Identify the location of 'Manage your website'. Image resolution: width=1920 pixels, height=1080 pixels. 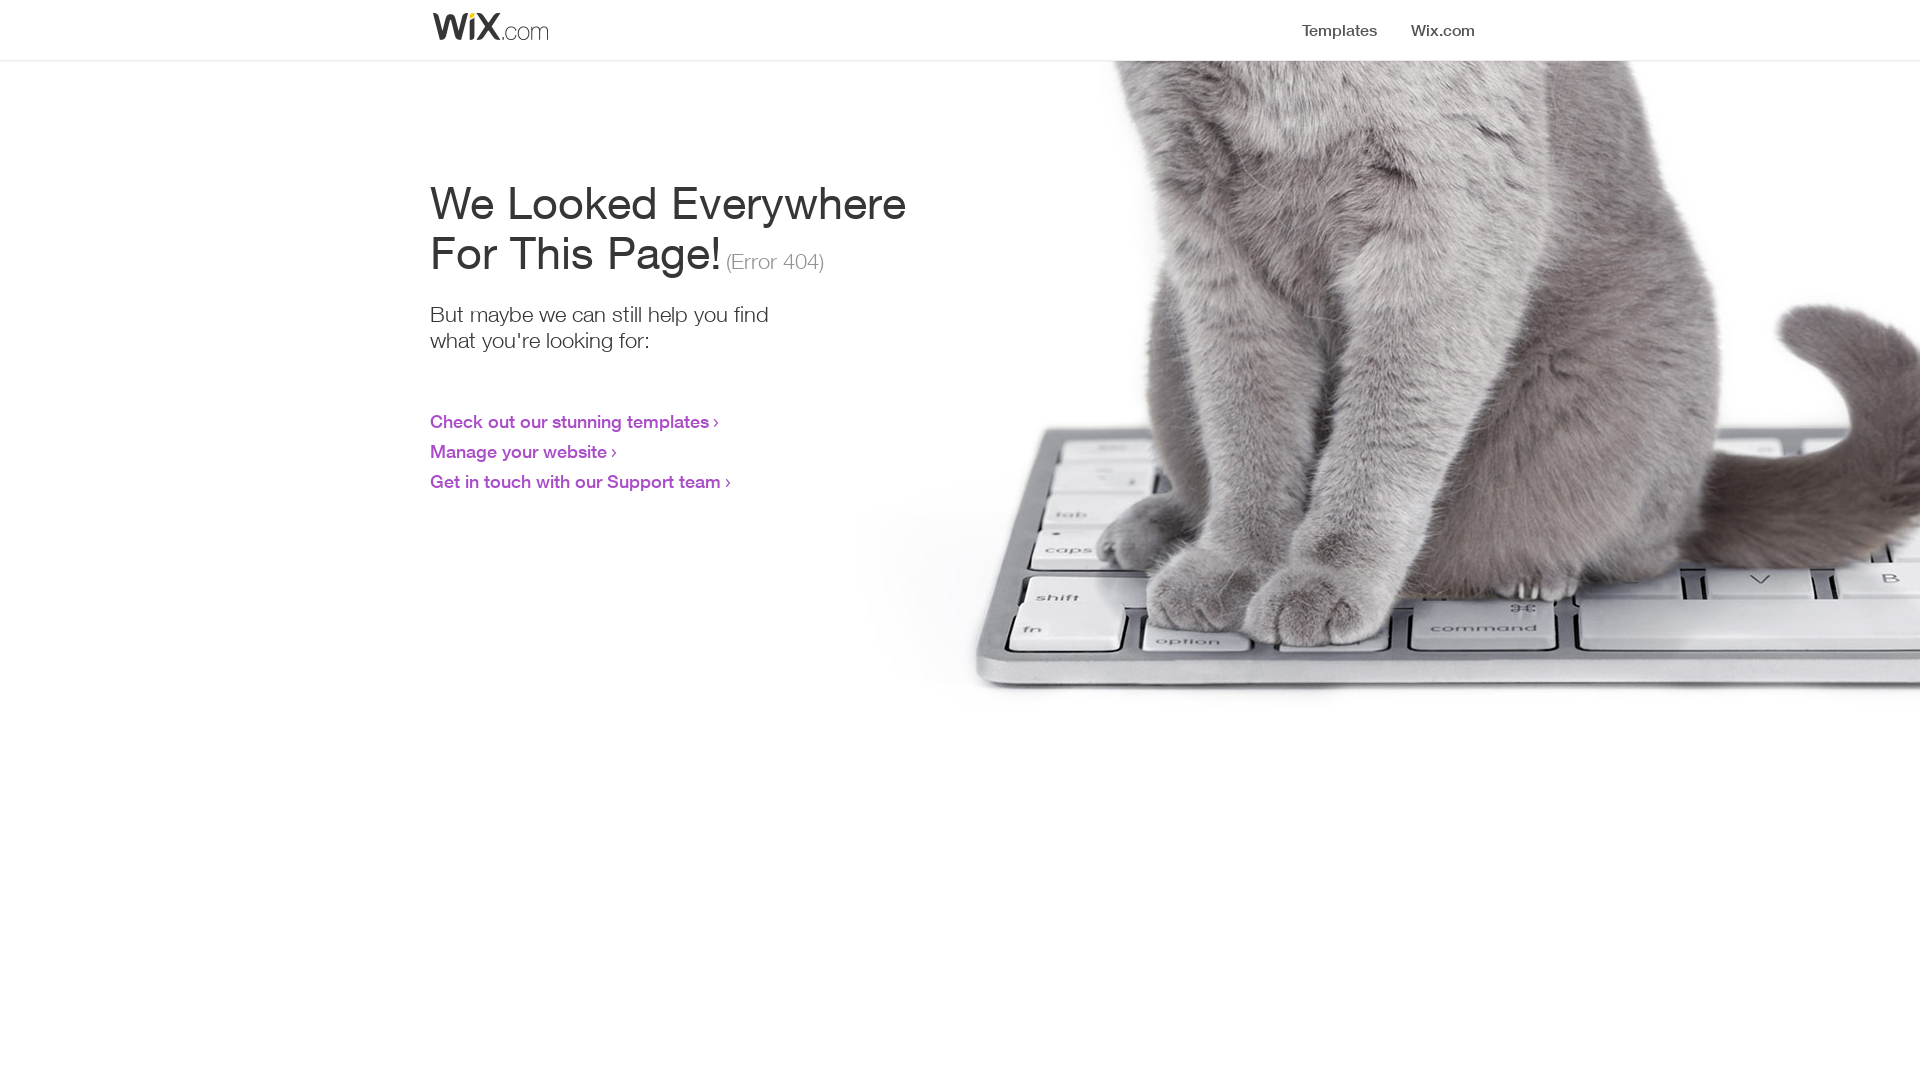
(518, 451).